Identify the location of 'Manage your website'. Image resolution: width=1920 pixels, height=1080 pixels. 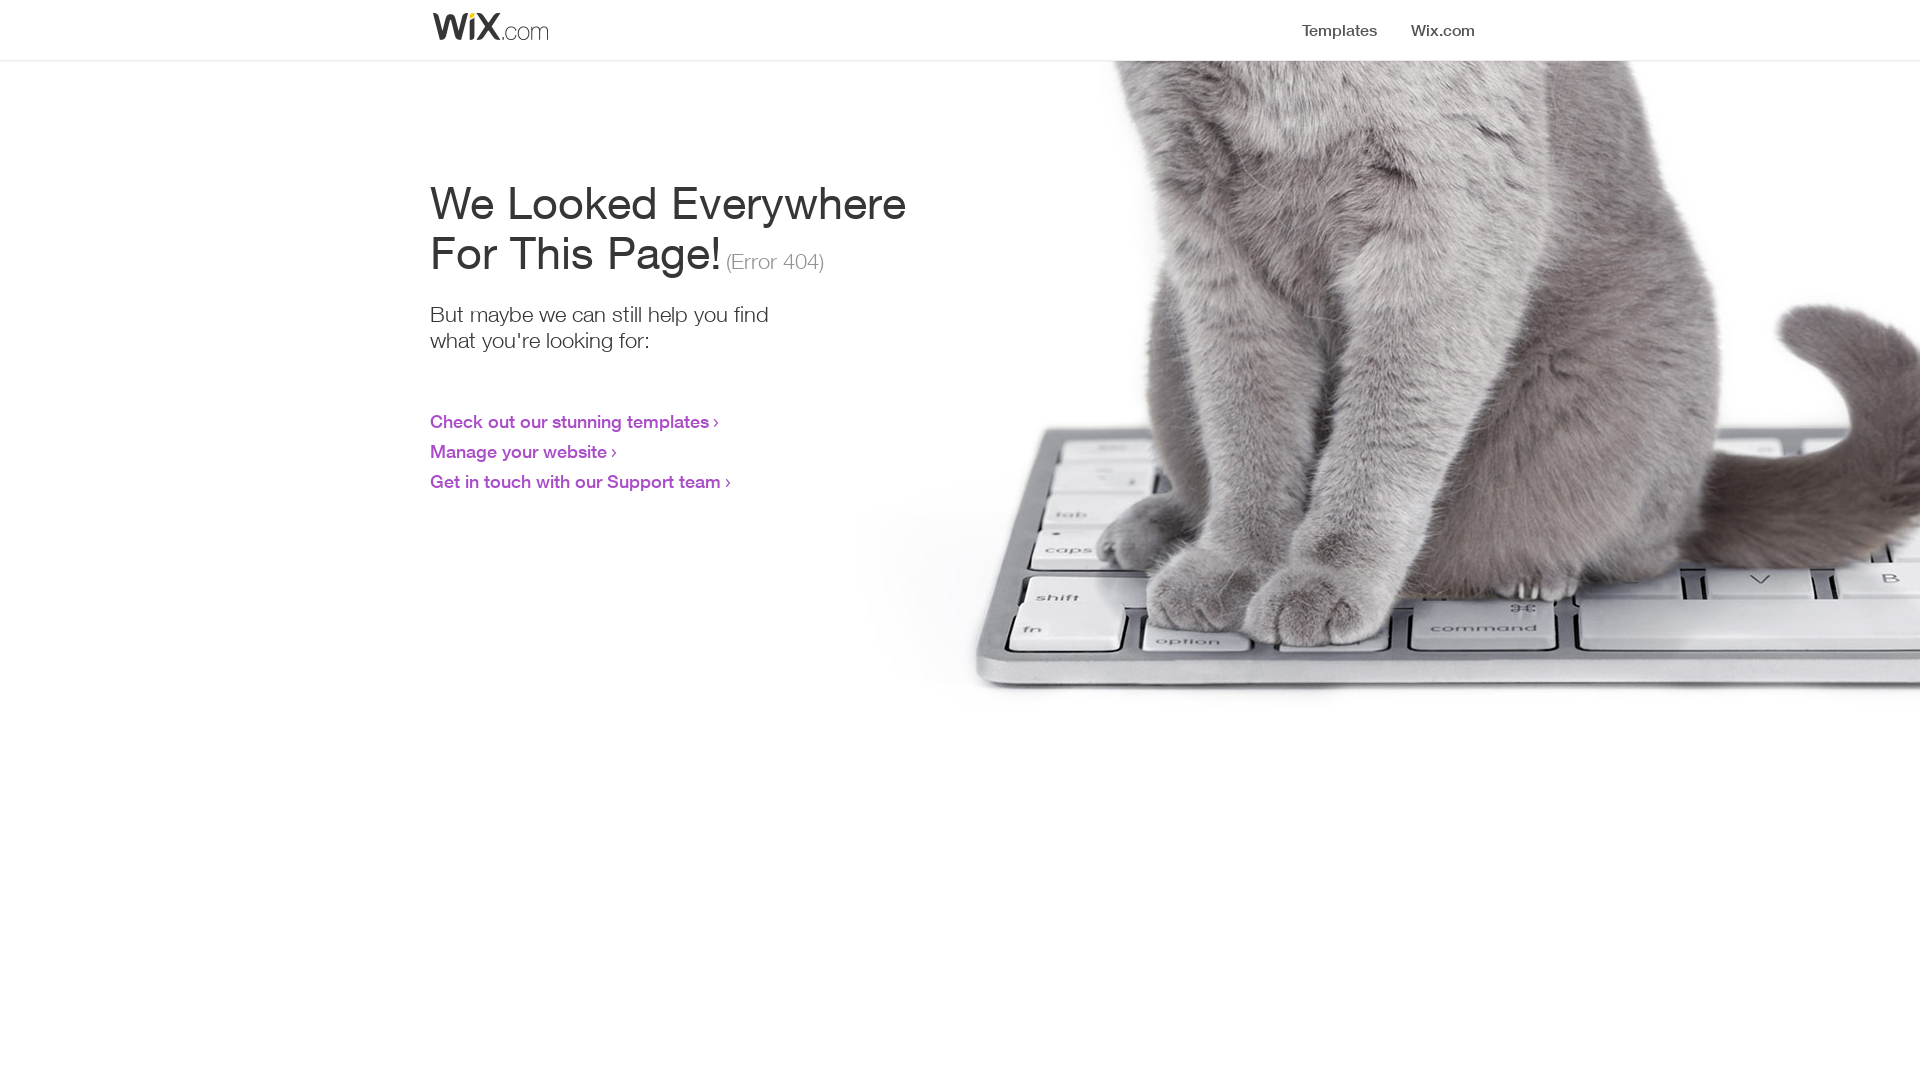
(518, 451).